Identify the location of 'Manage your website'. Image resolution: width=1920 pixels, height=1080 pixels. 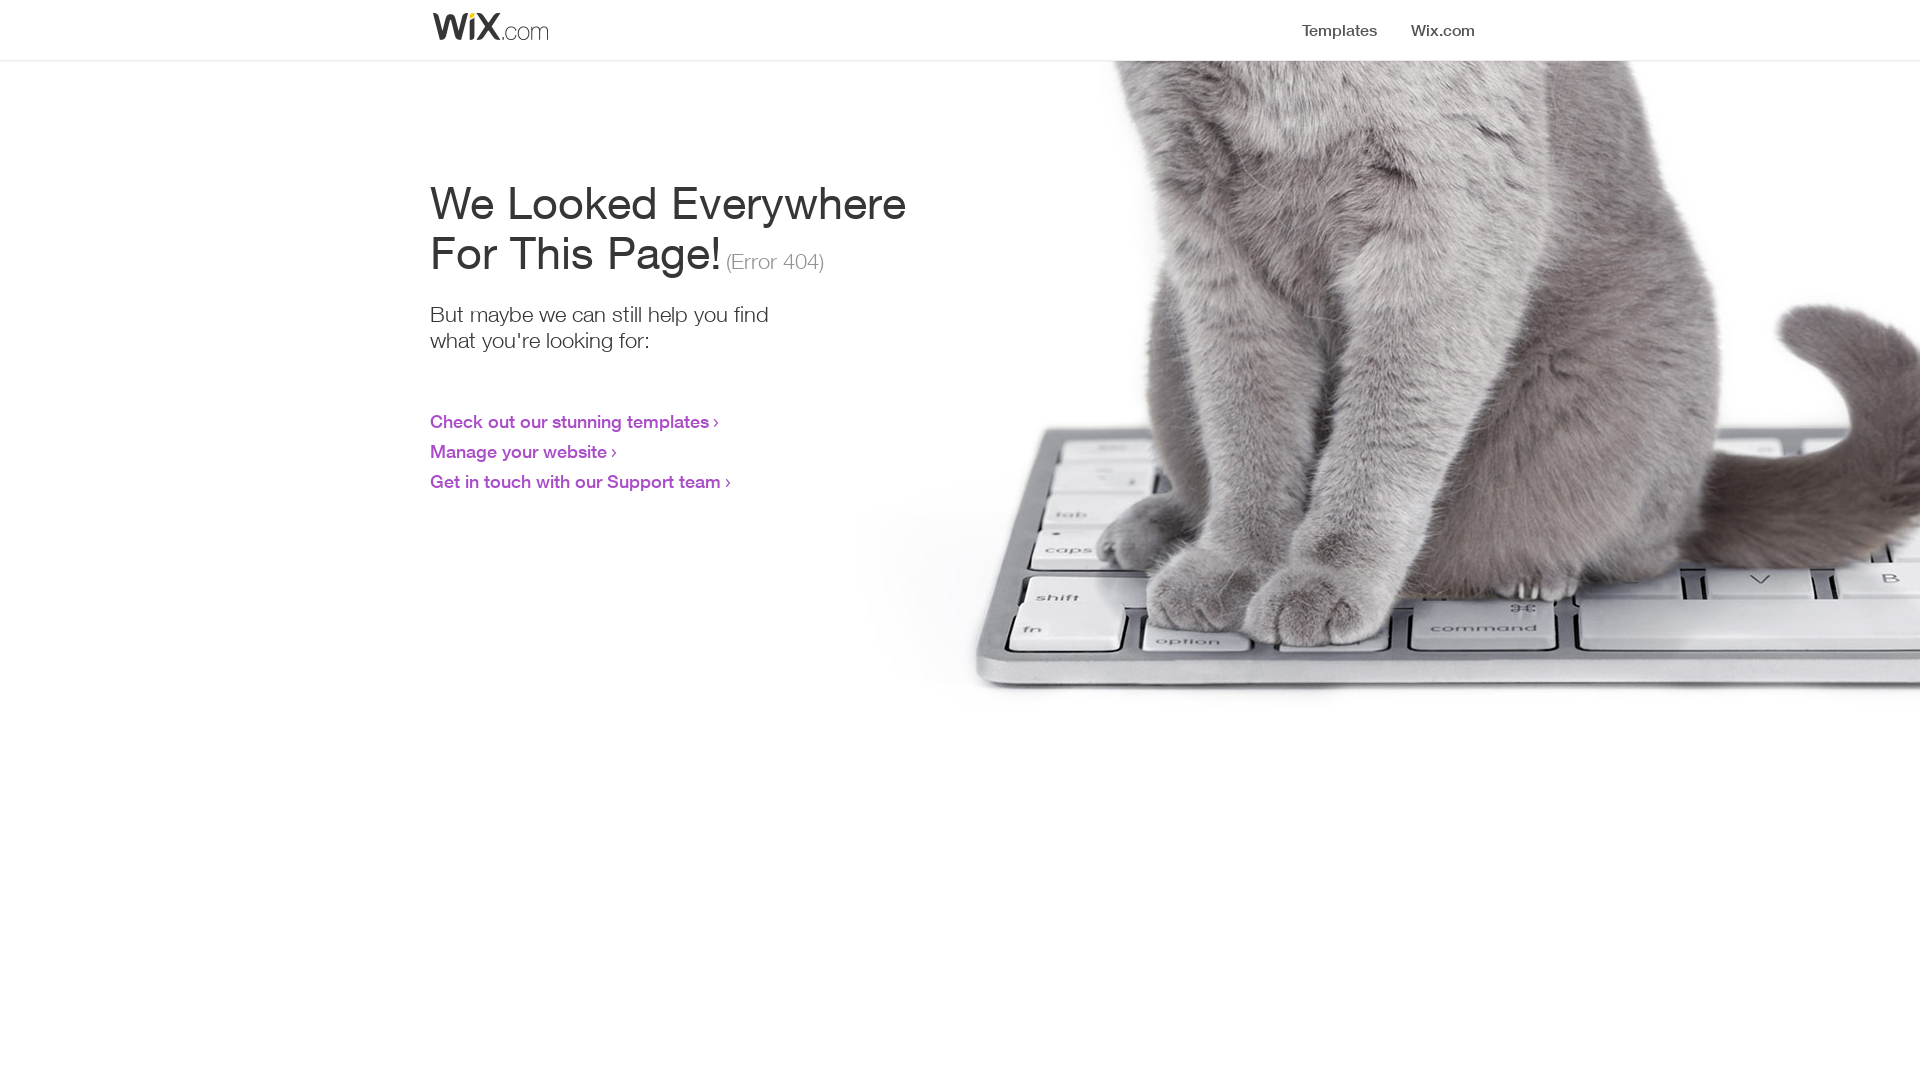
(518, 451).